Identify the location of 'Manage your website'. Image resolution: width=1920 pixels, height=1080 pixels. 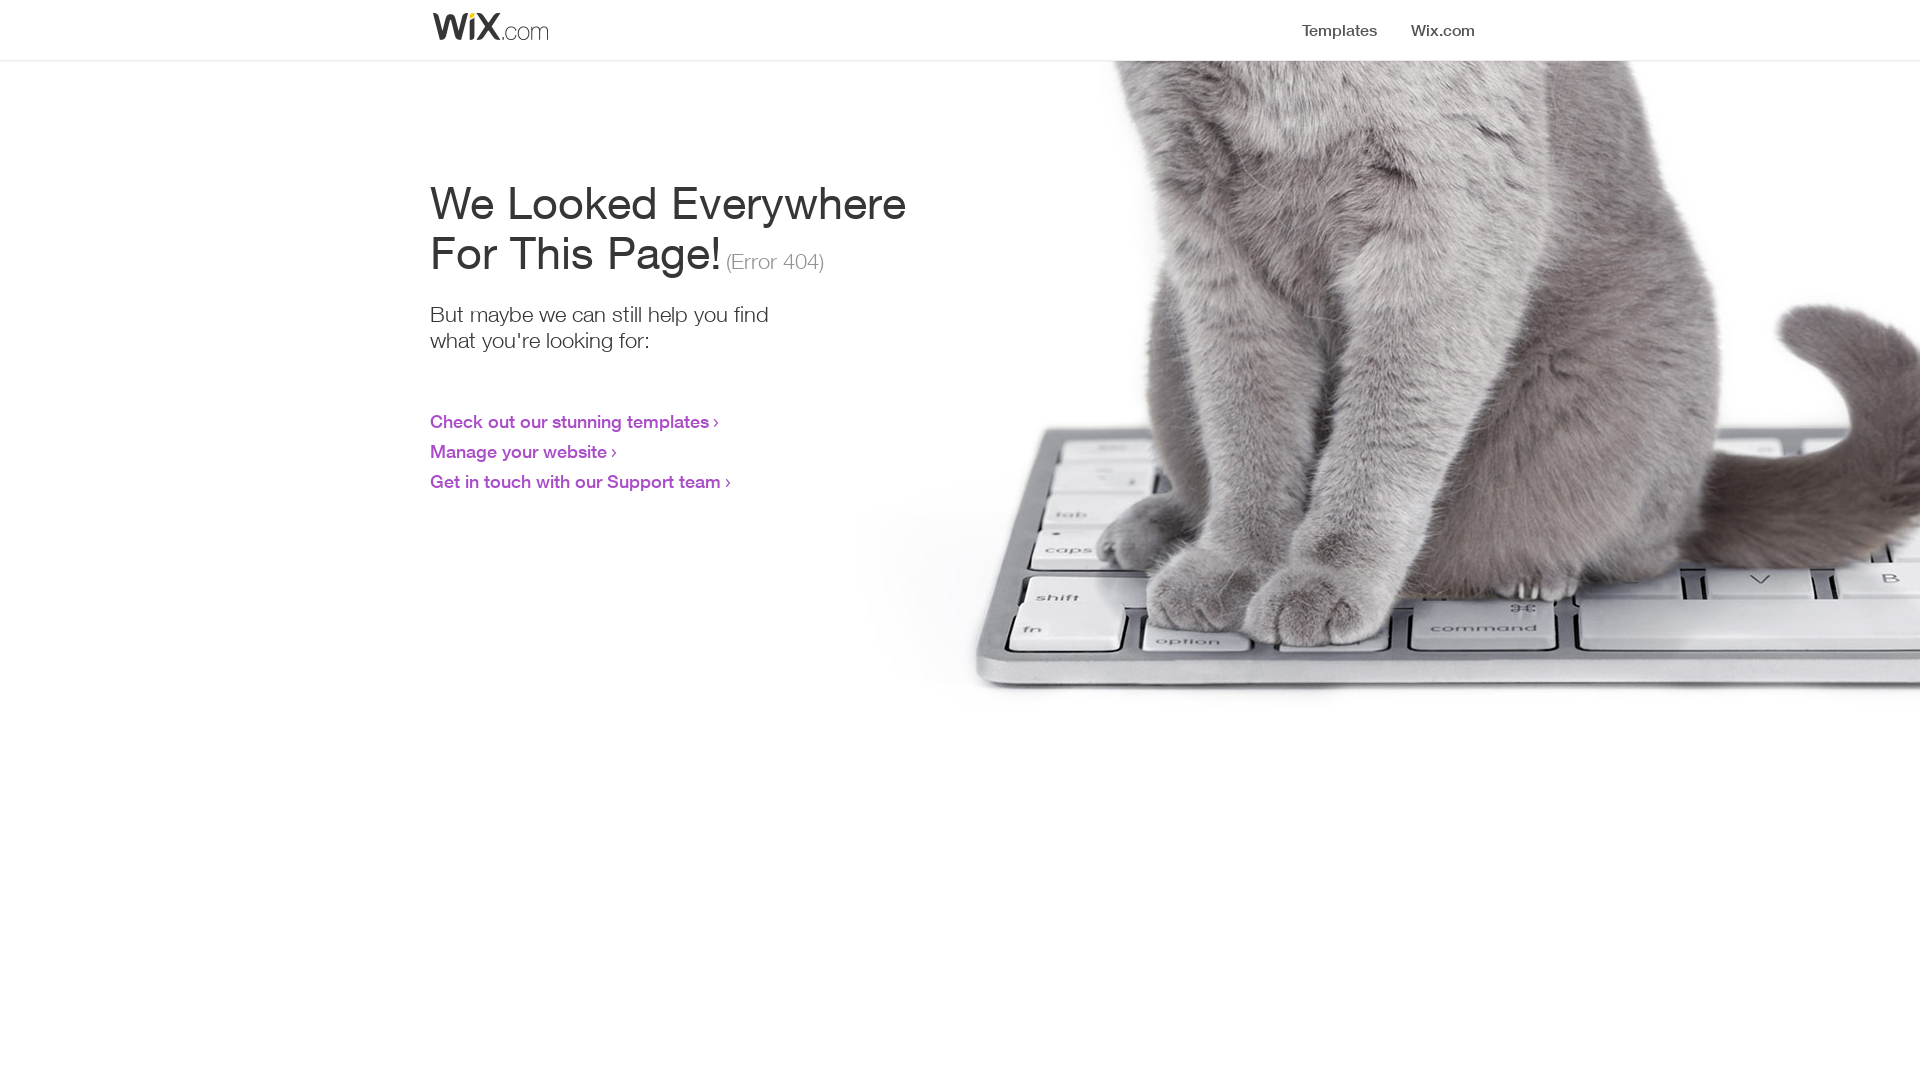
(518, 451).